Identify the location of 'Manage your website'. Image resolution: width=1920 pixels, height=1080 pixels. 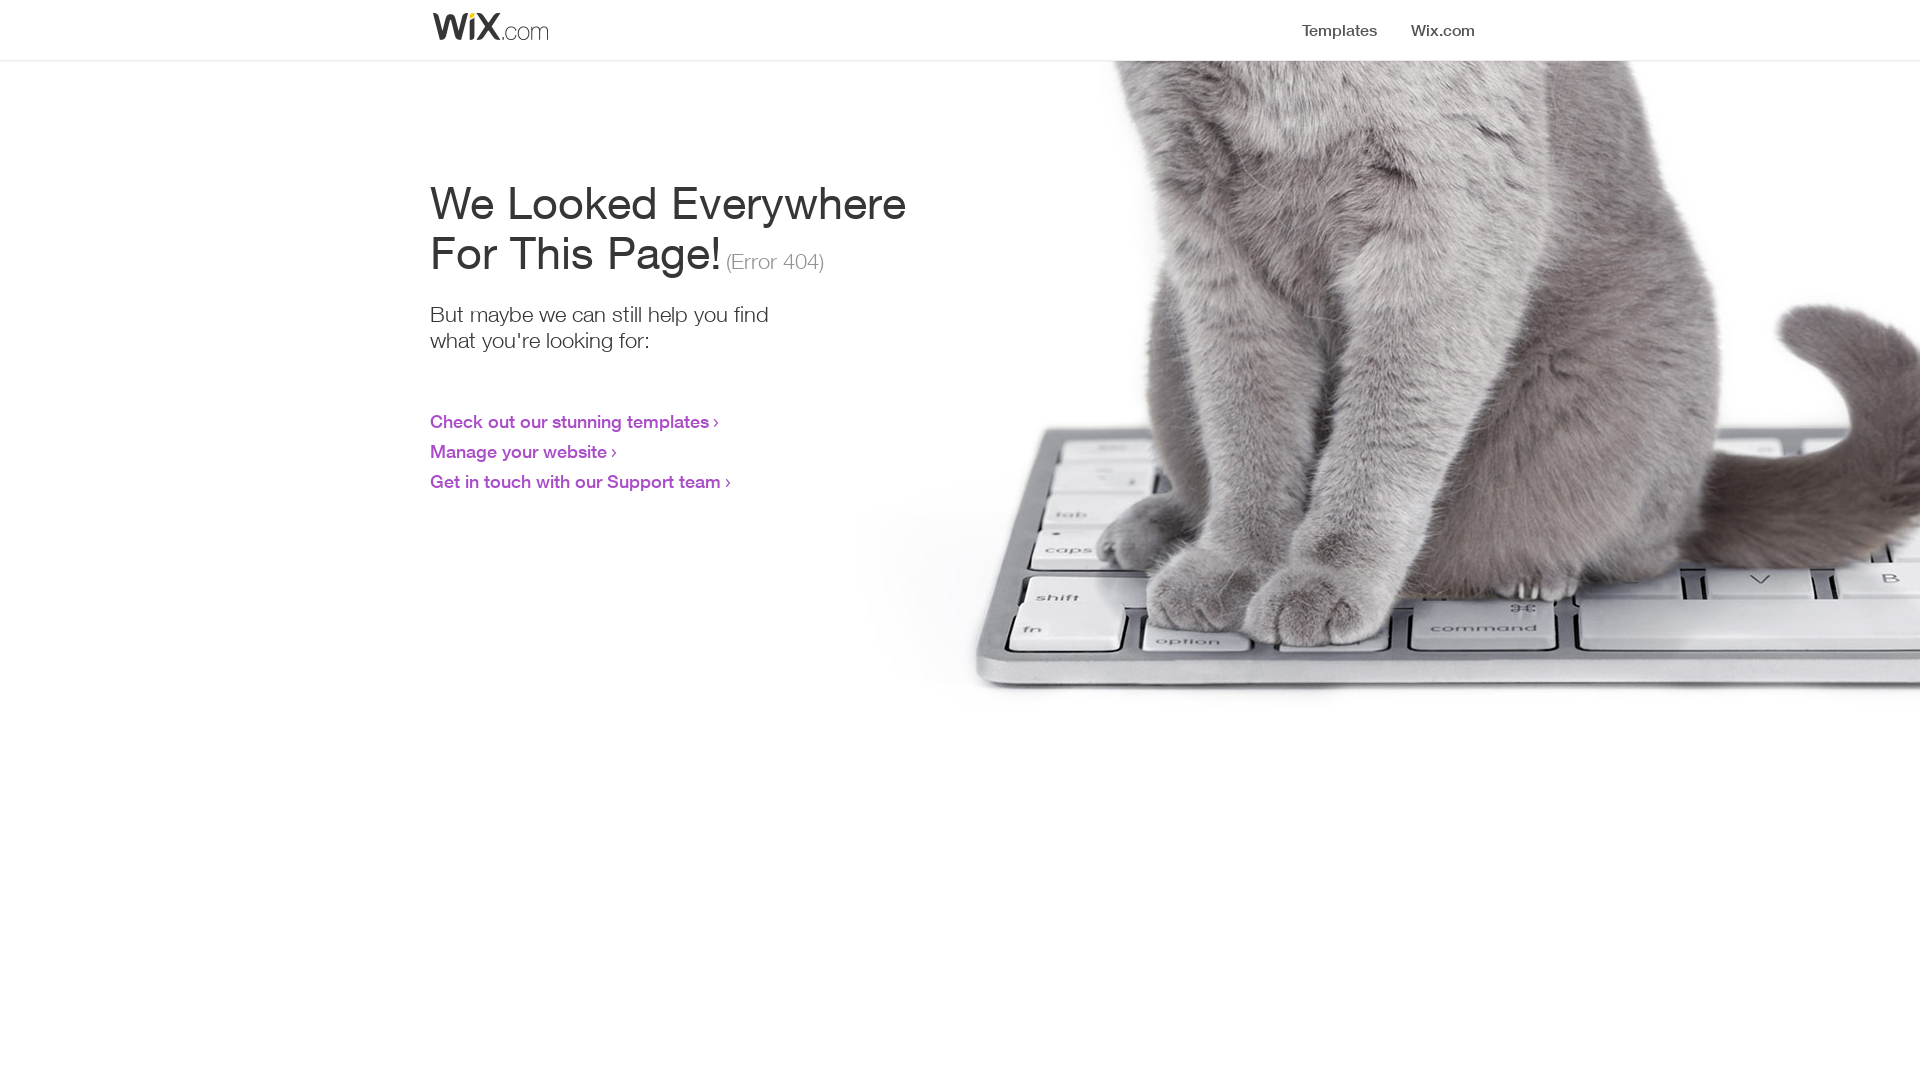
(518, 451).